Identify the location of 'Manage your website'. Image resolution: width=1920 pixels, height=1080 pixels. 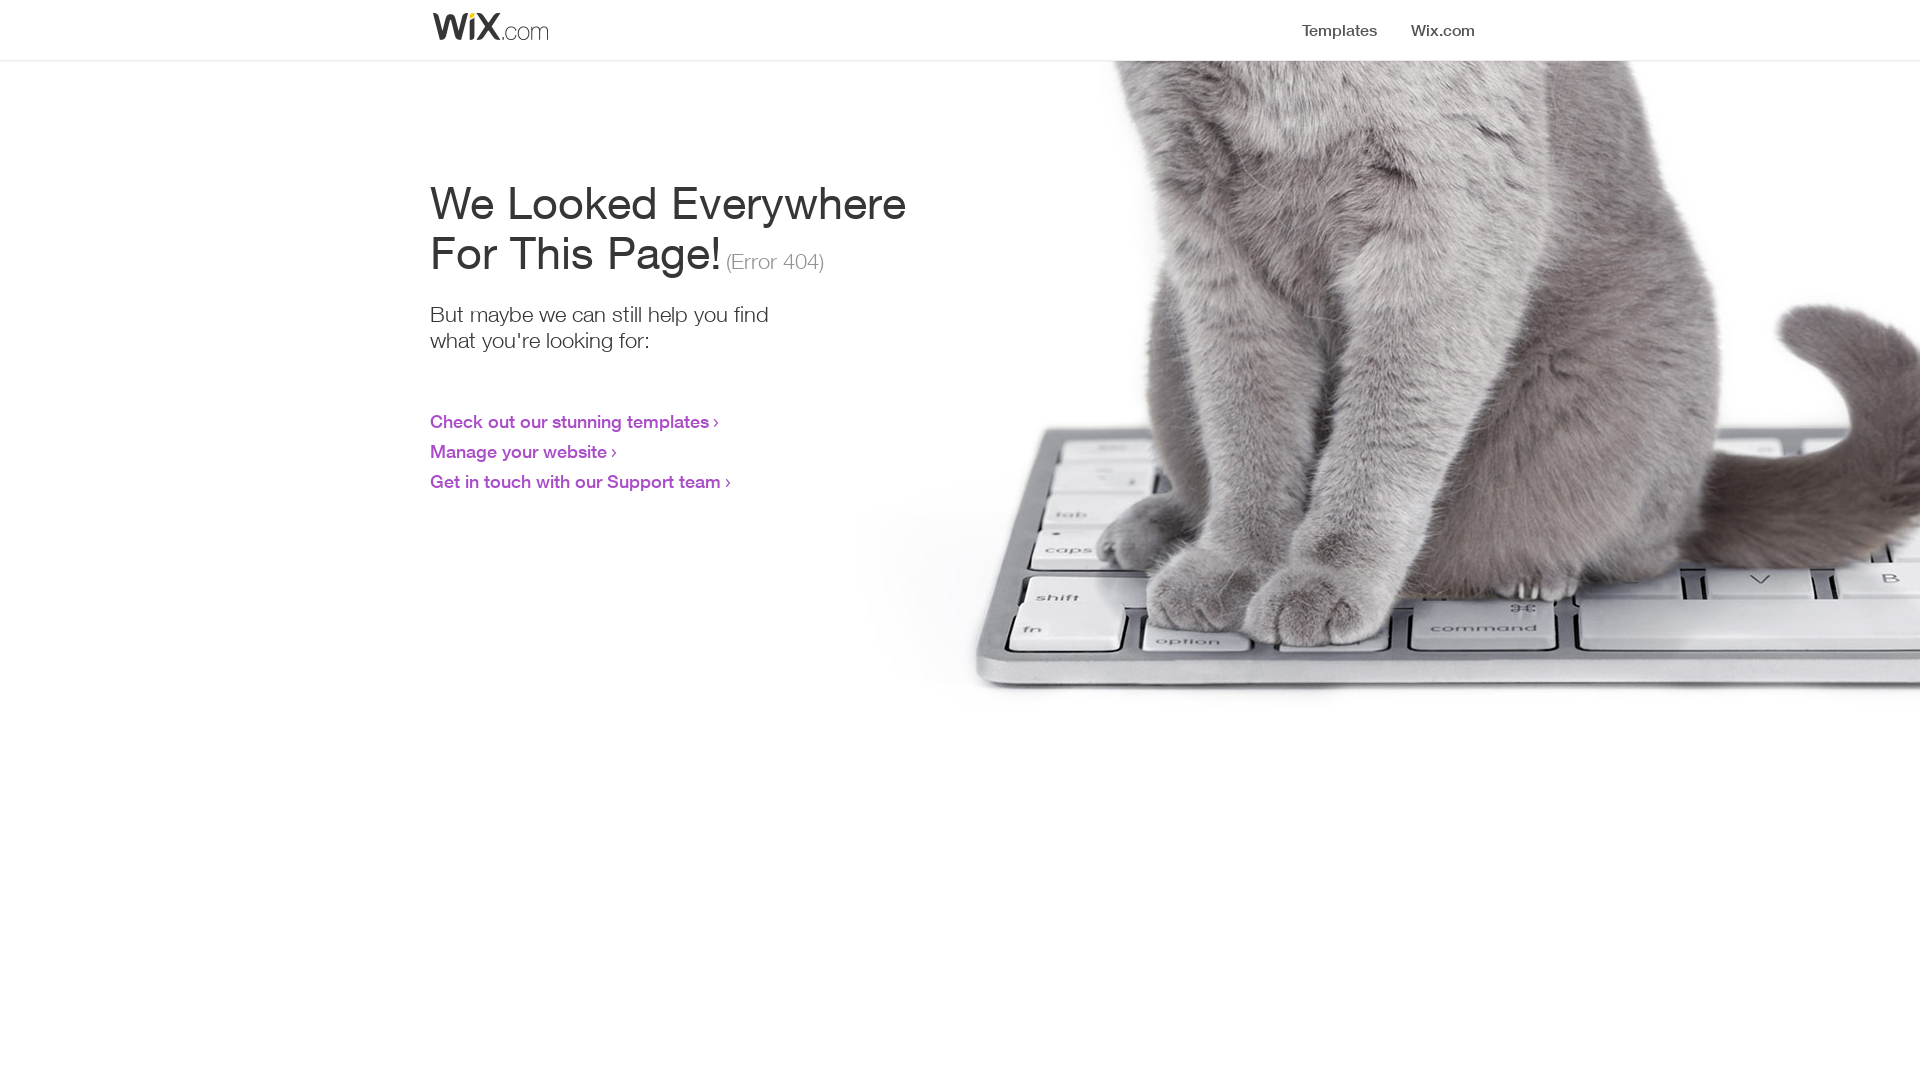
(518, 451).